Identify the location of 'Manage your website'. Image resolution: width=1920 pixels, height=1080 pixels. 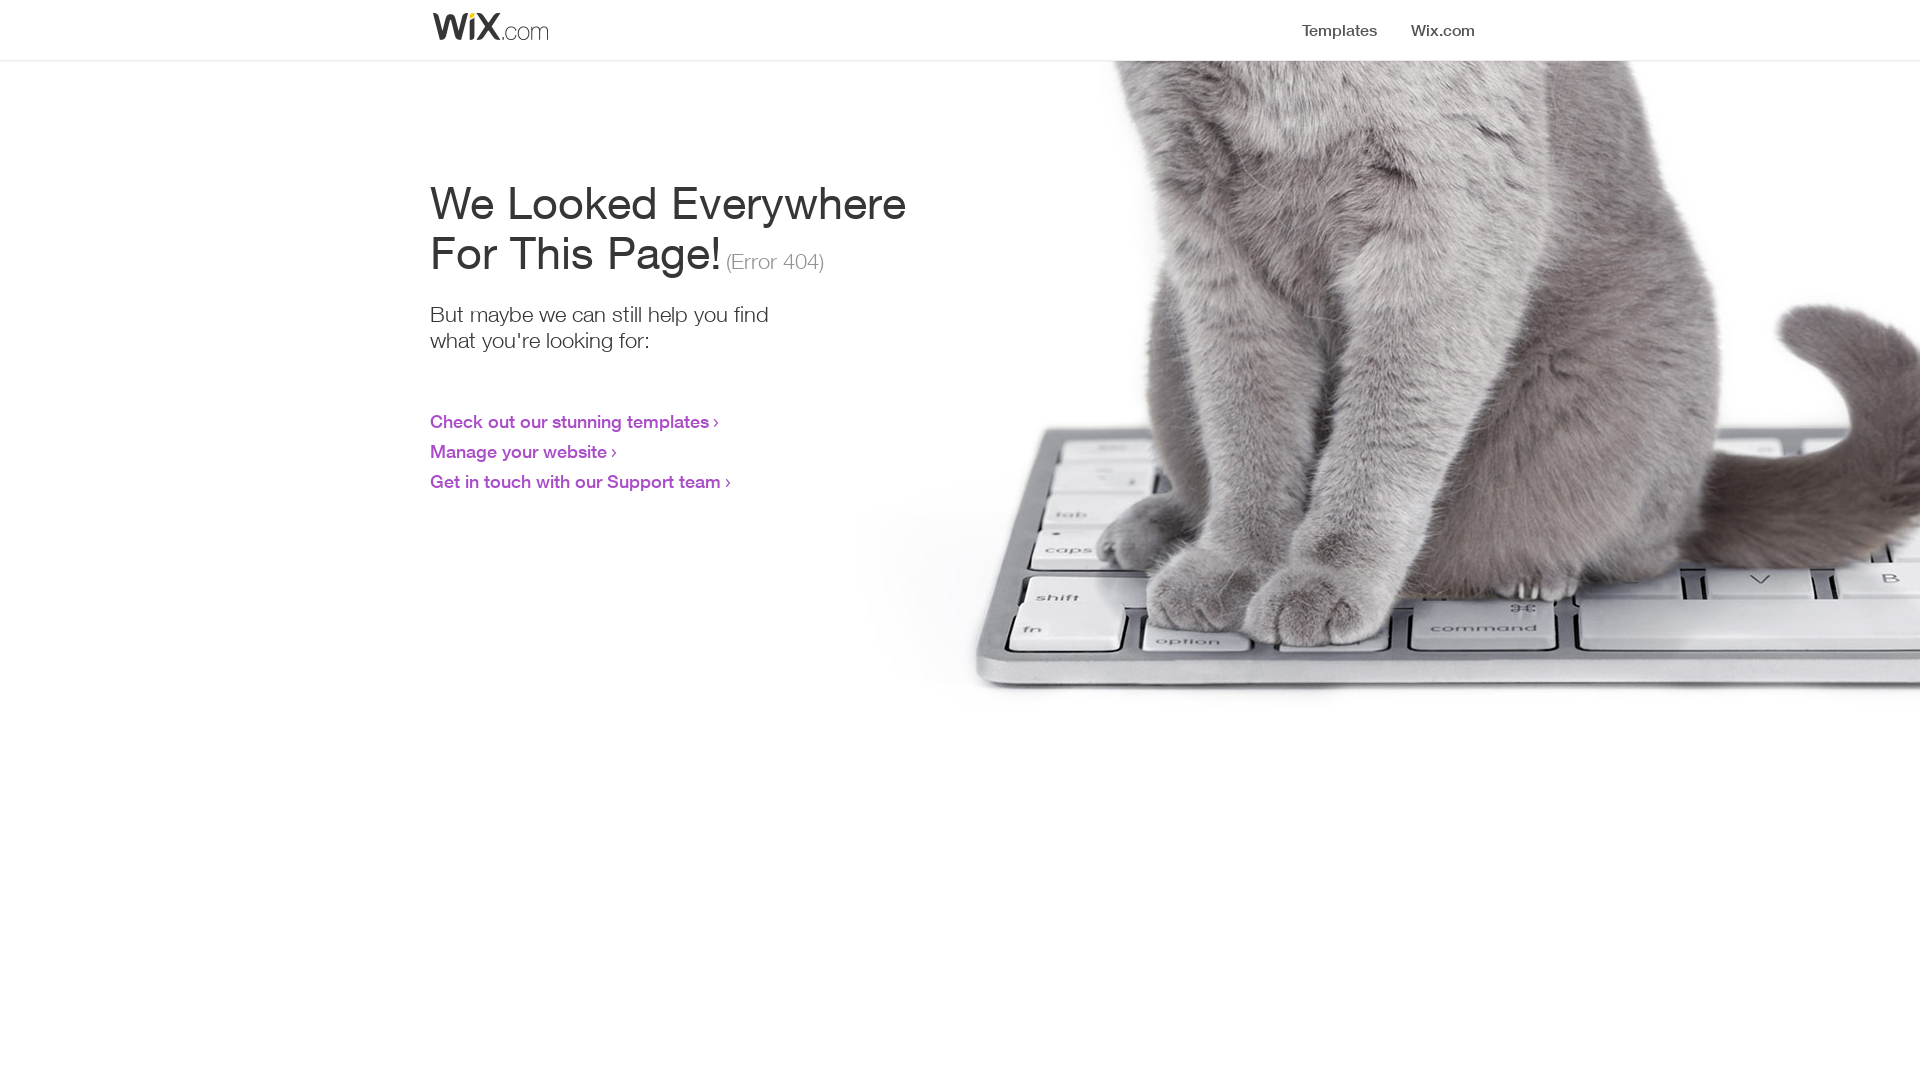
(518, 451).